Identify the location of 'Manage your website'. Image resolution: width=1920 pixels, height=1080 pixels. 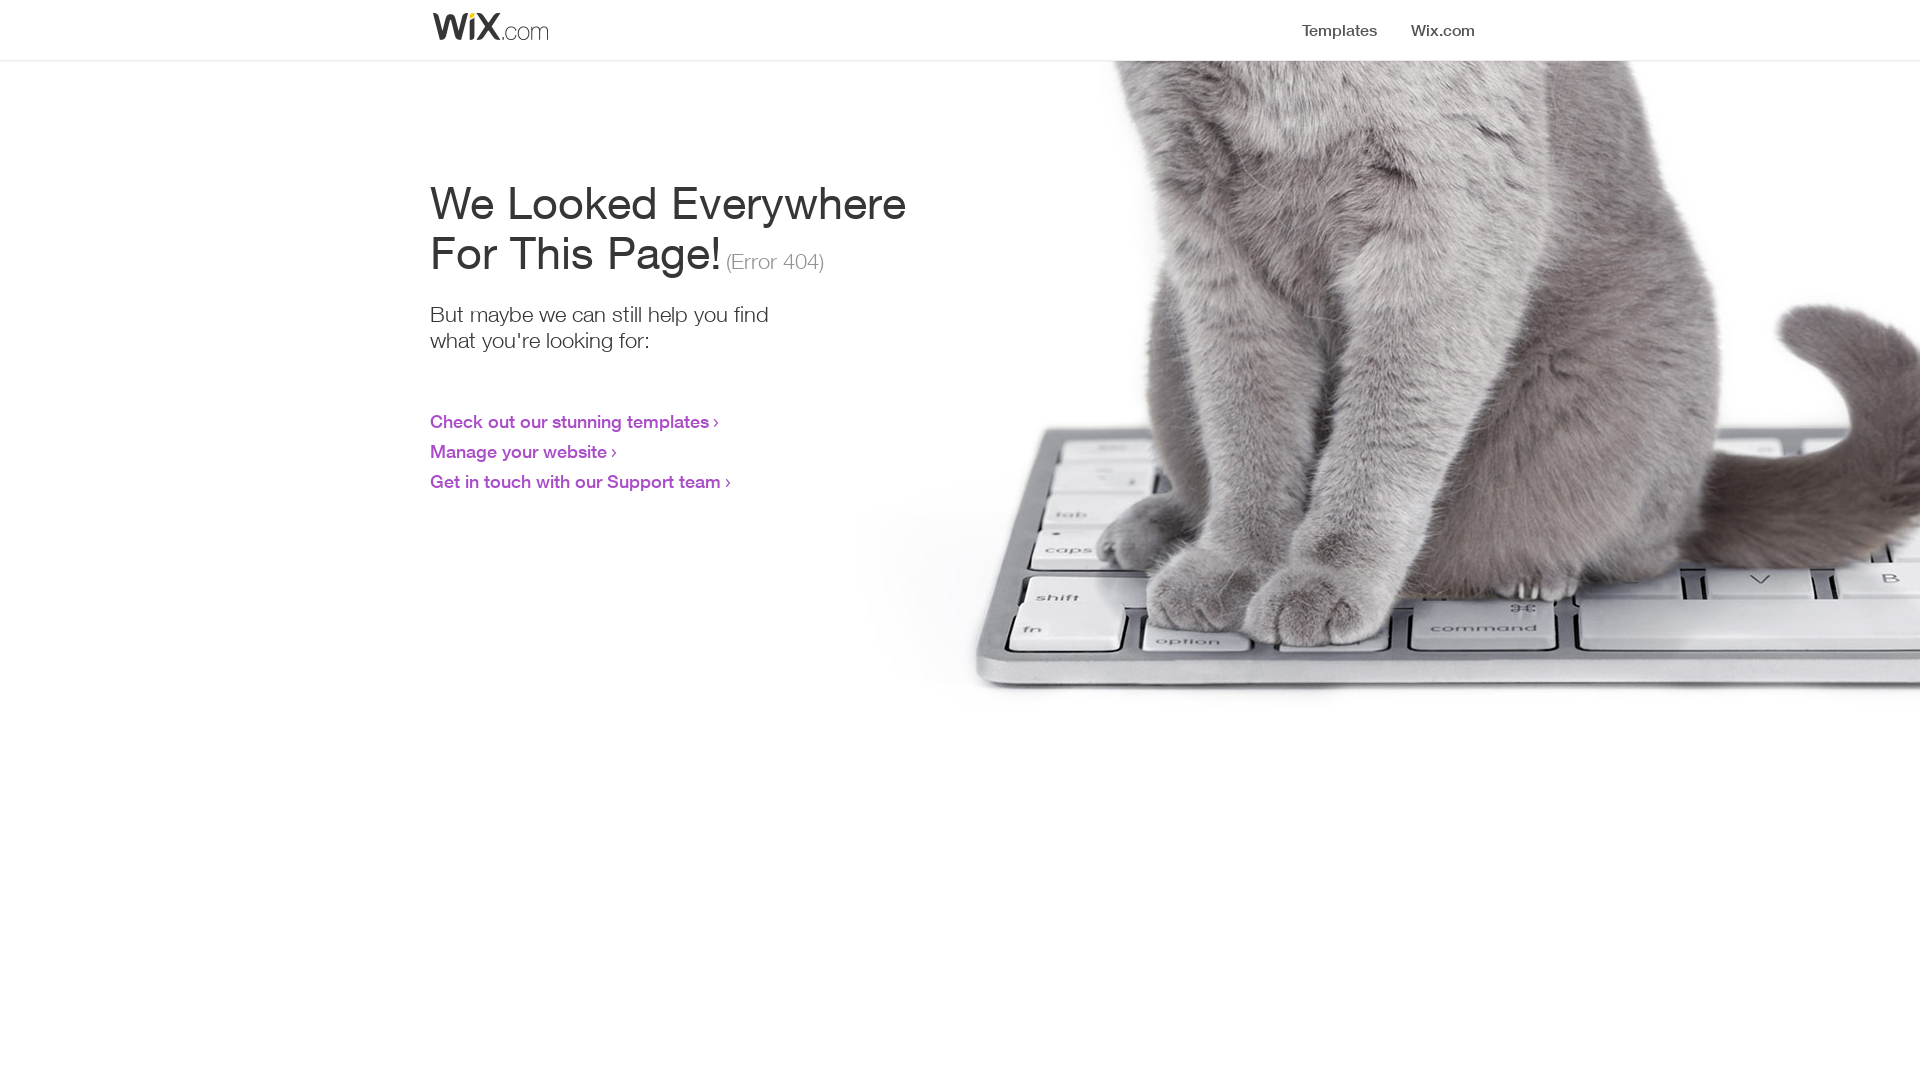
(518, 451).